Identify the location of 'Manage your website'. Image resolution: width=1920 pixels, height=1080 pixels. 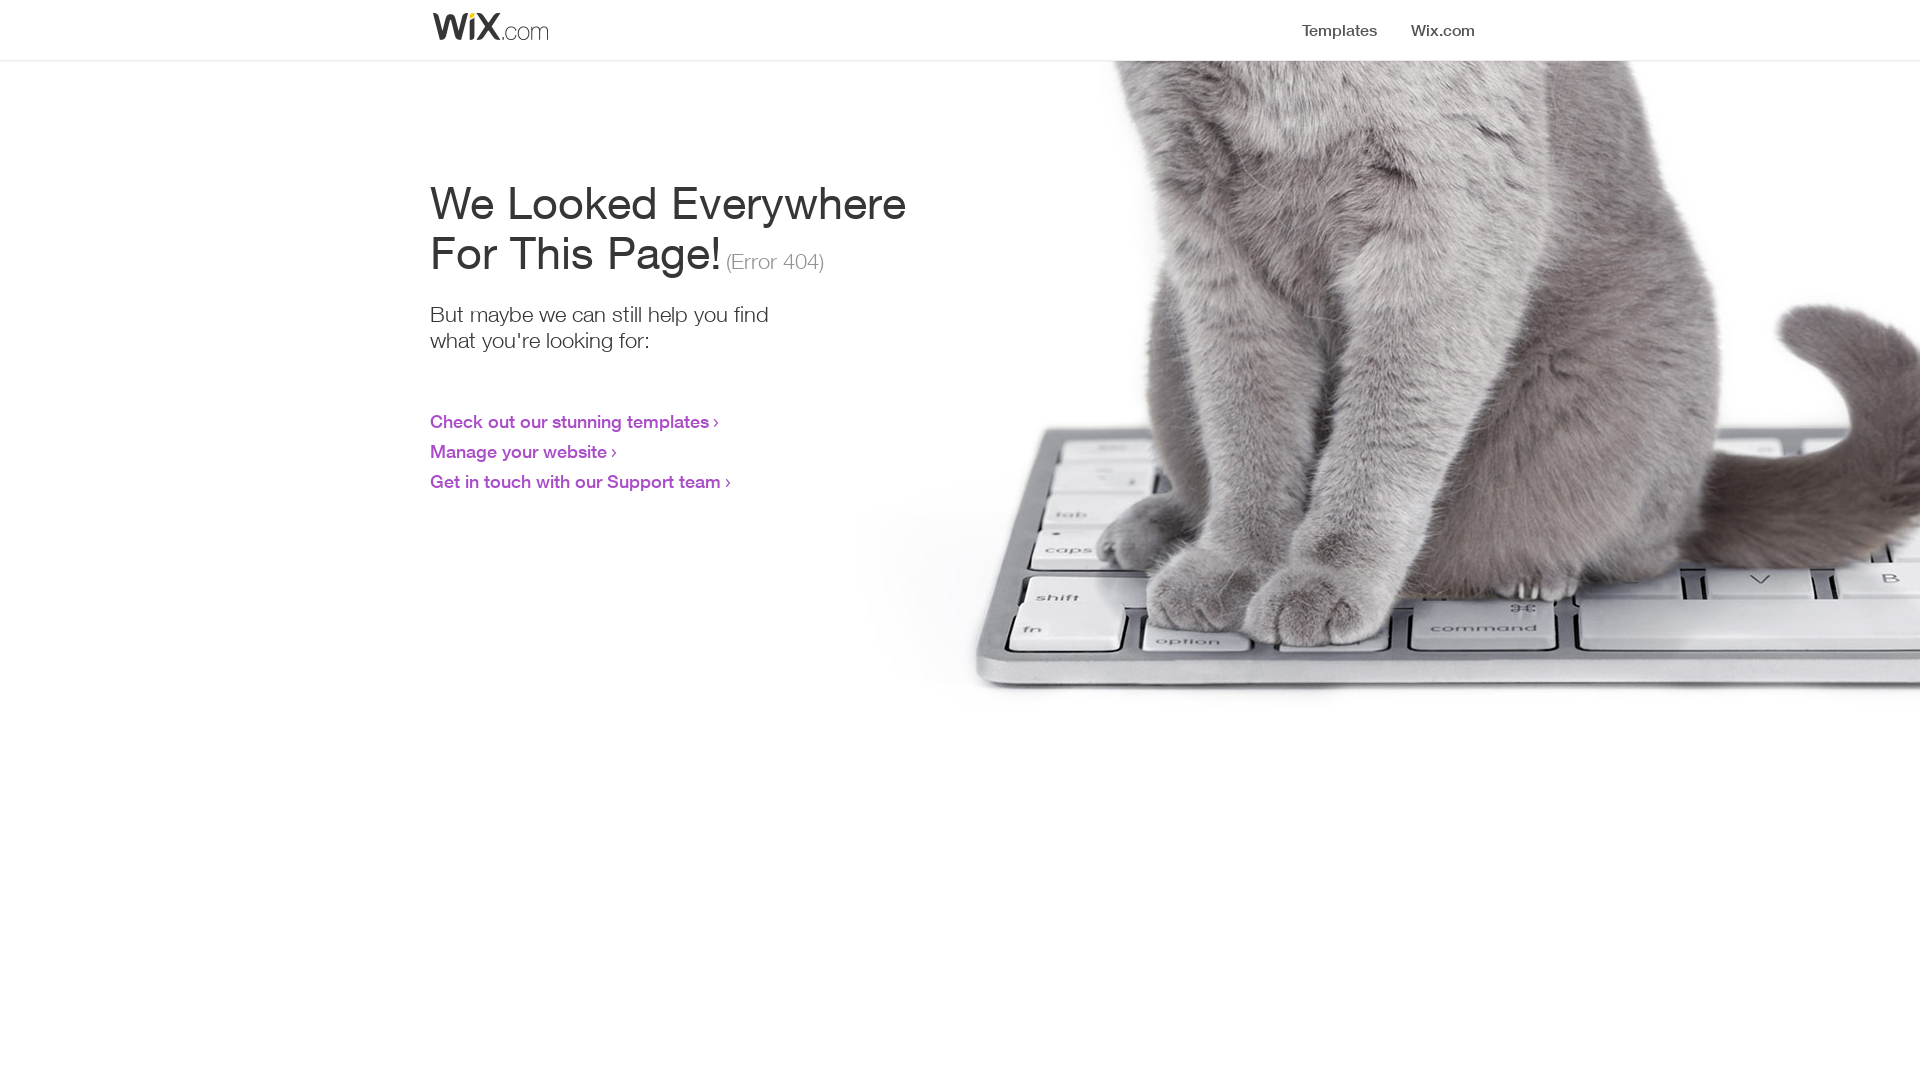
(518, 451).